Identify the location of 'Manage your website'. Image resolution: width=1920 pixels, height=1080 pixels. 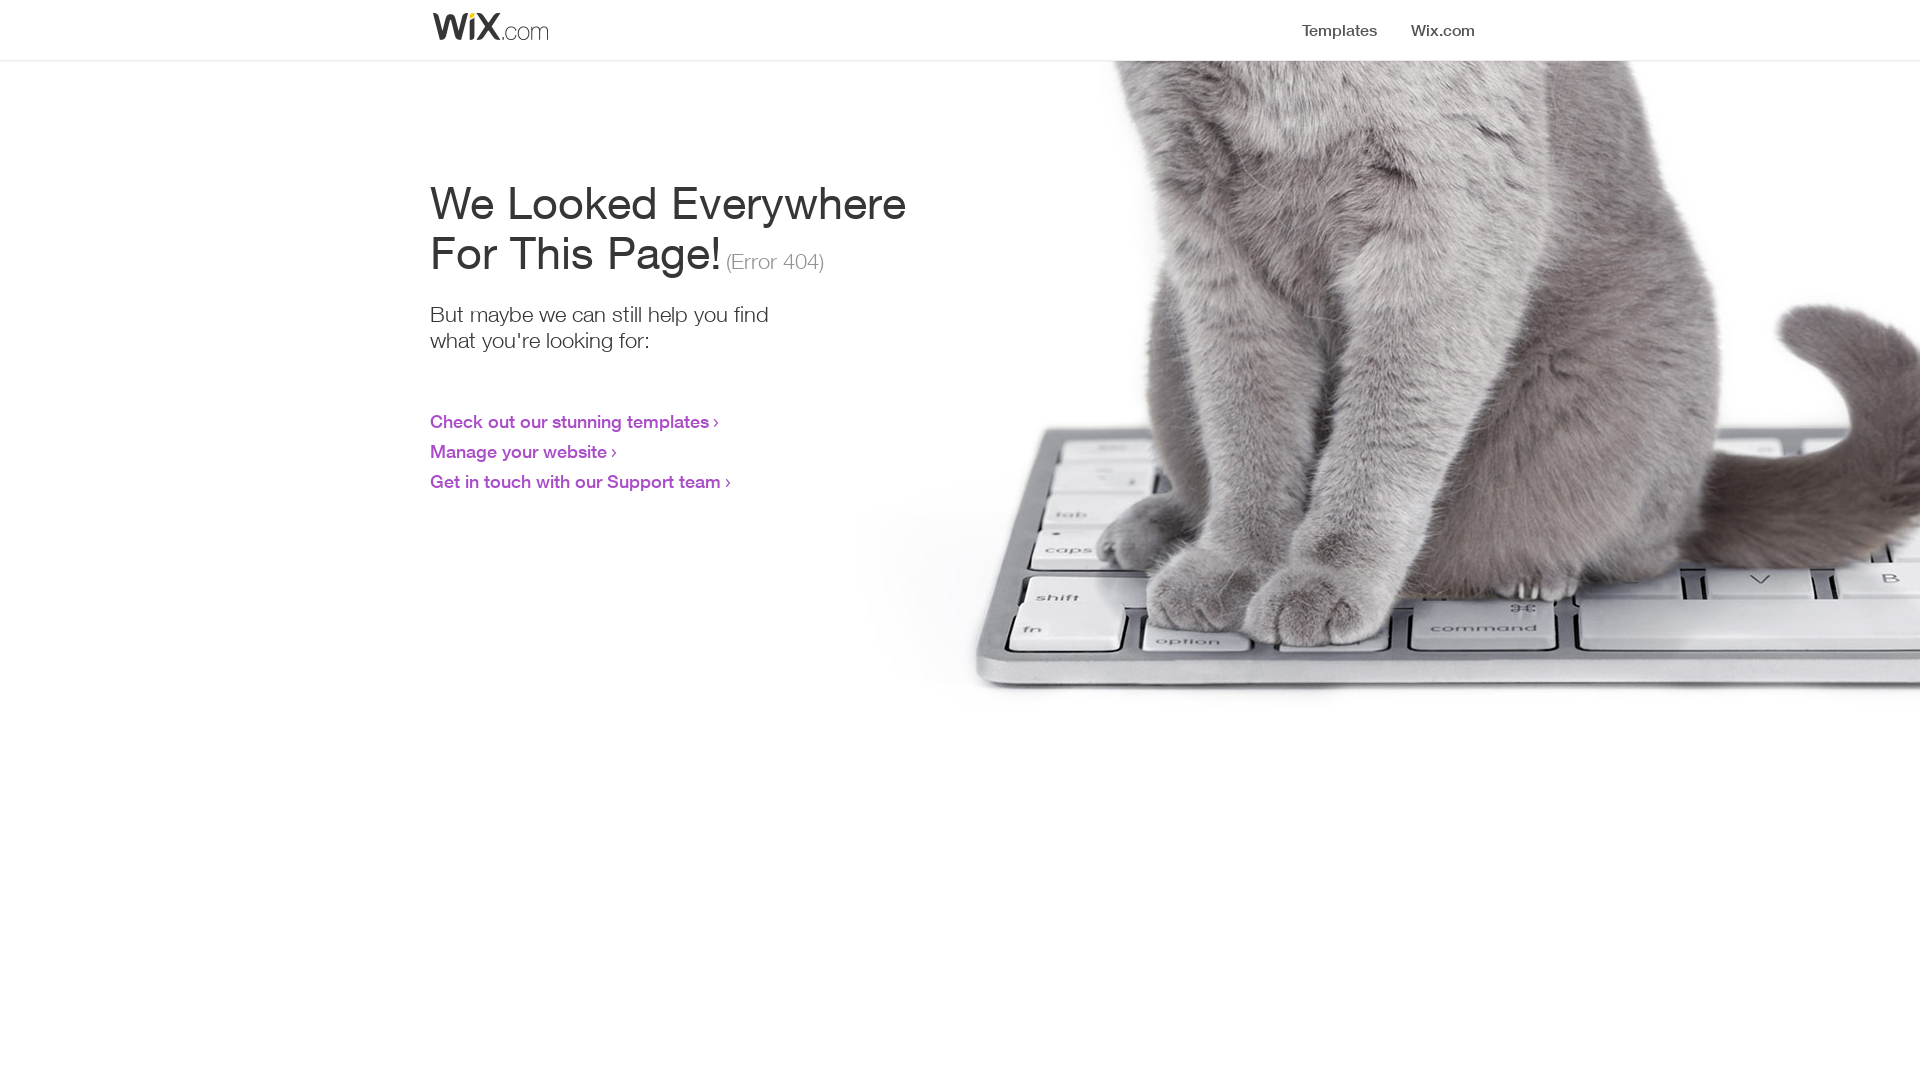
(518, 451).